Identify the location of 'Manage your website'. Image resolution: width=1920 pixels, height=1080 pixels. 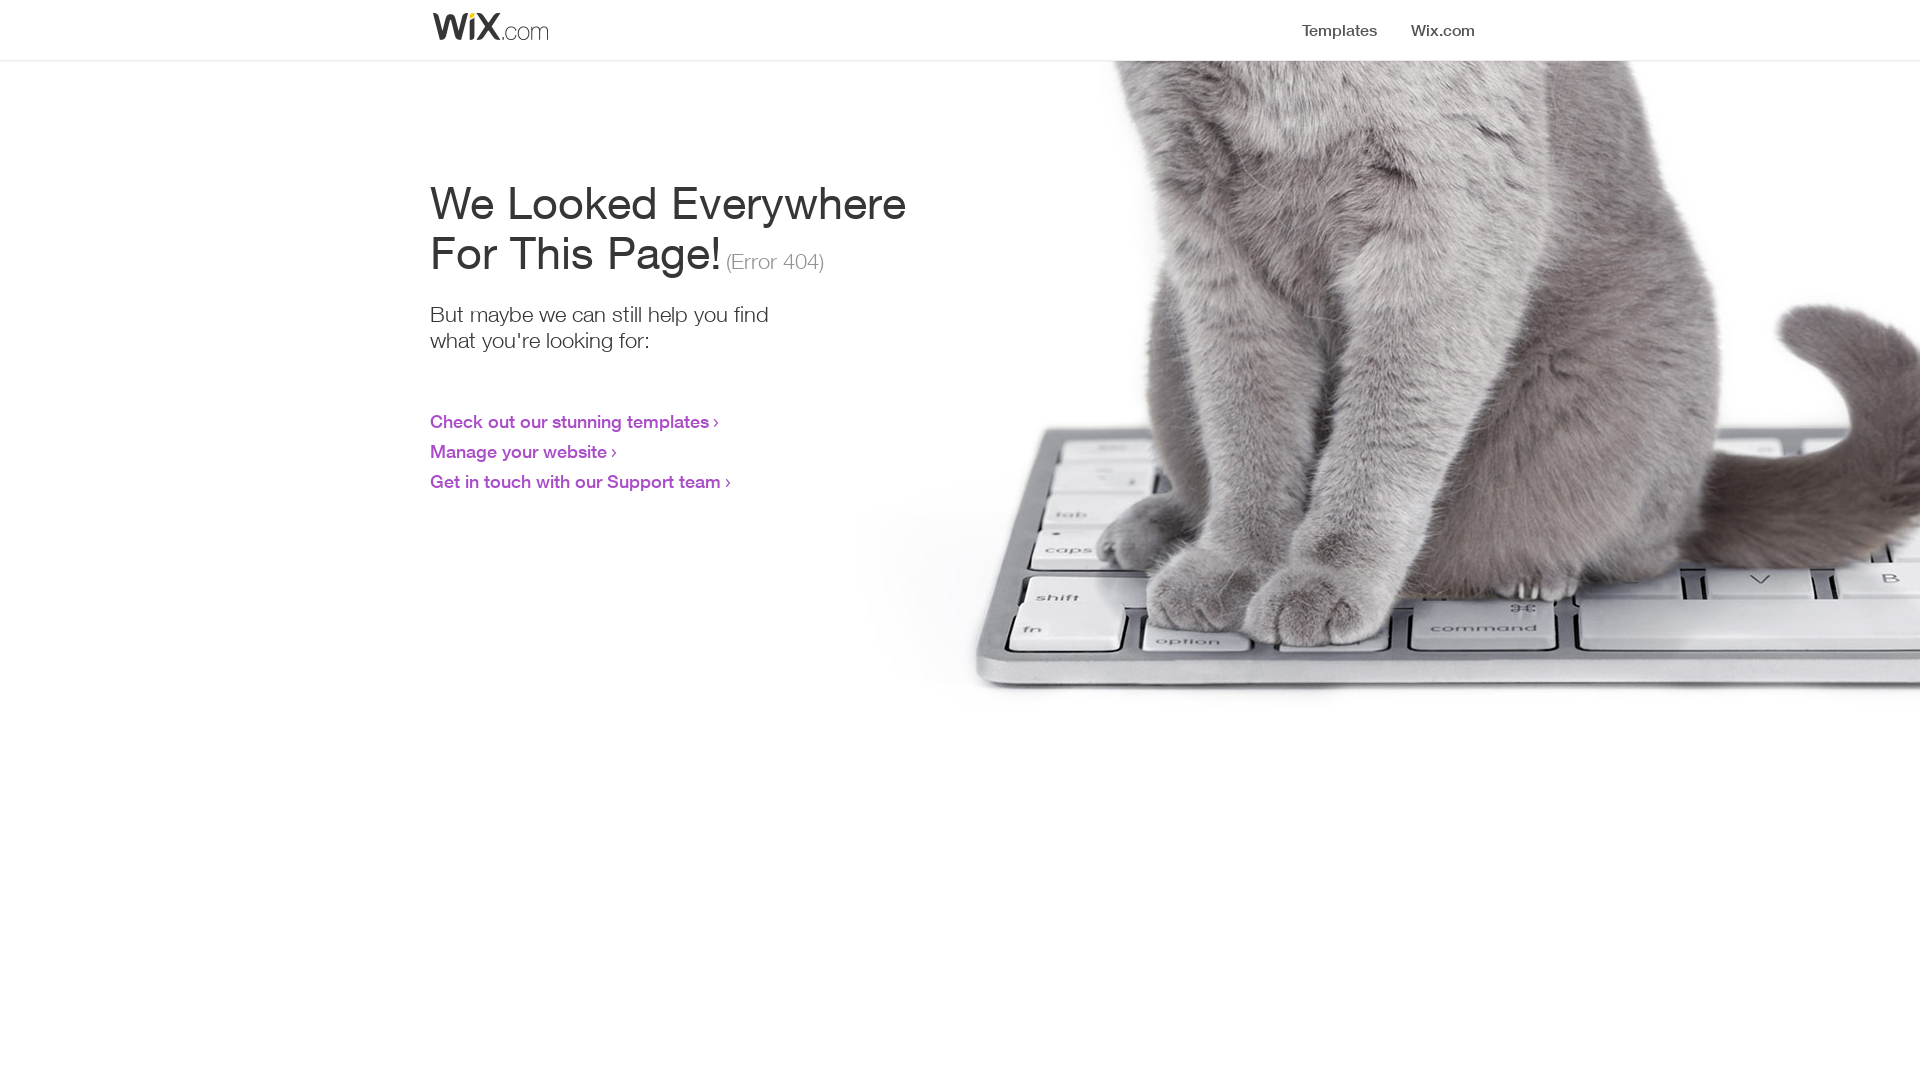
(518, 451).